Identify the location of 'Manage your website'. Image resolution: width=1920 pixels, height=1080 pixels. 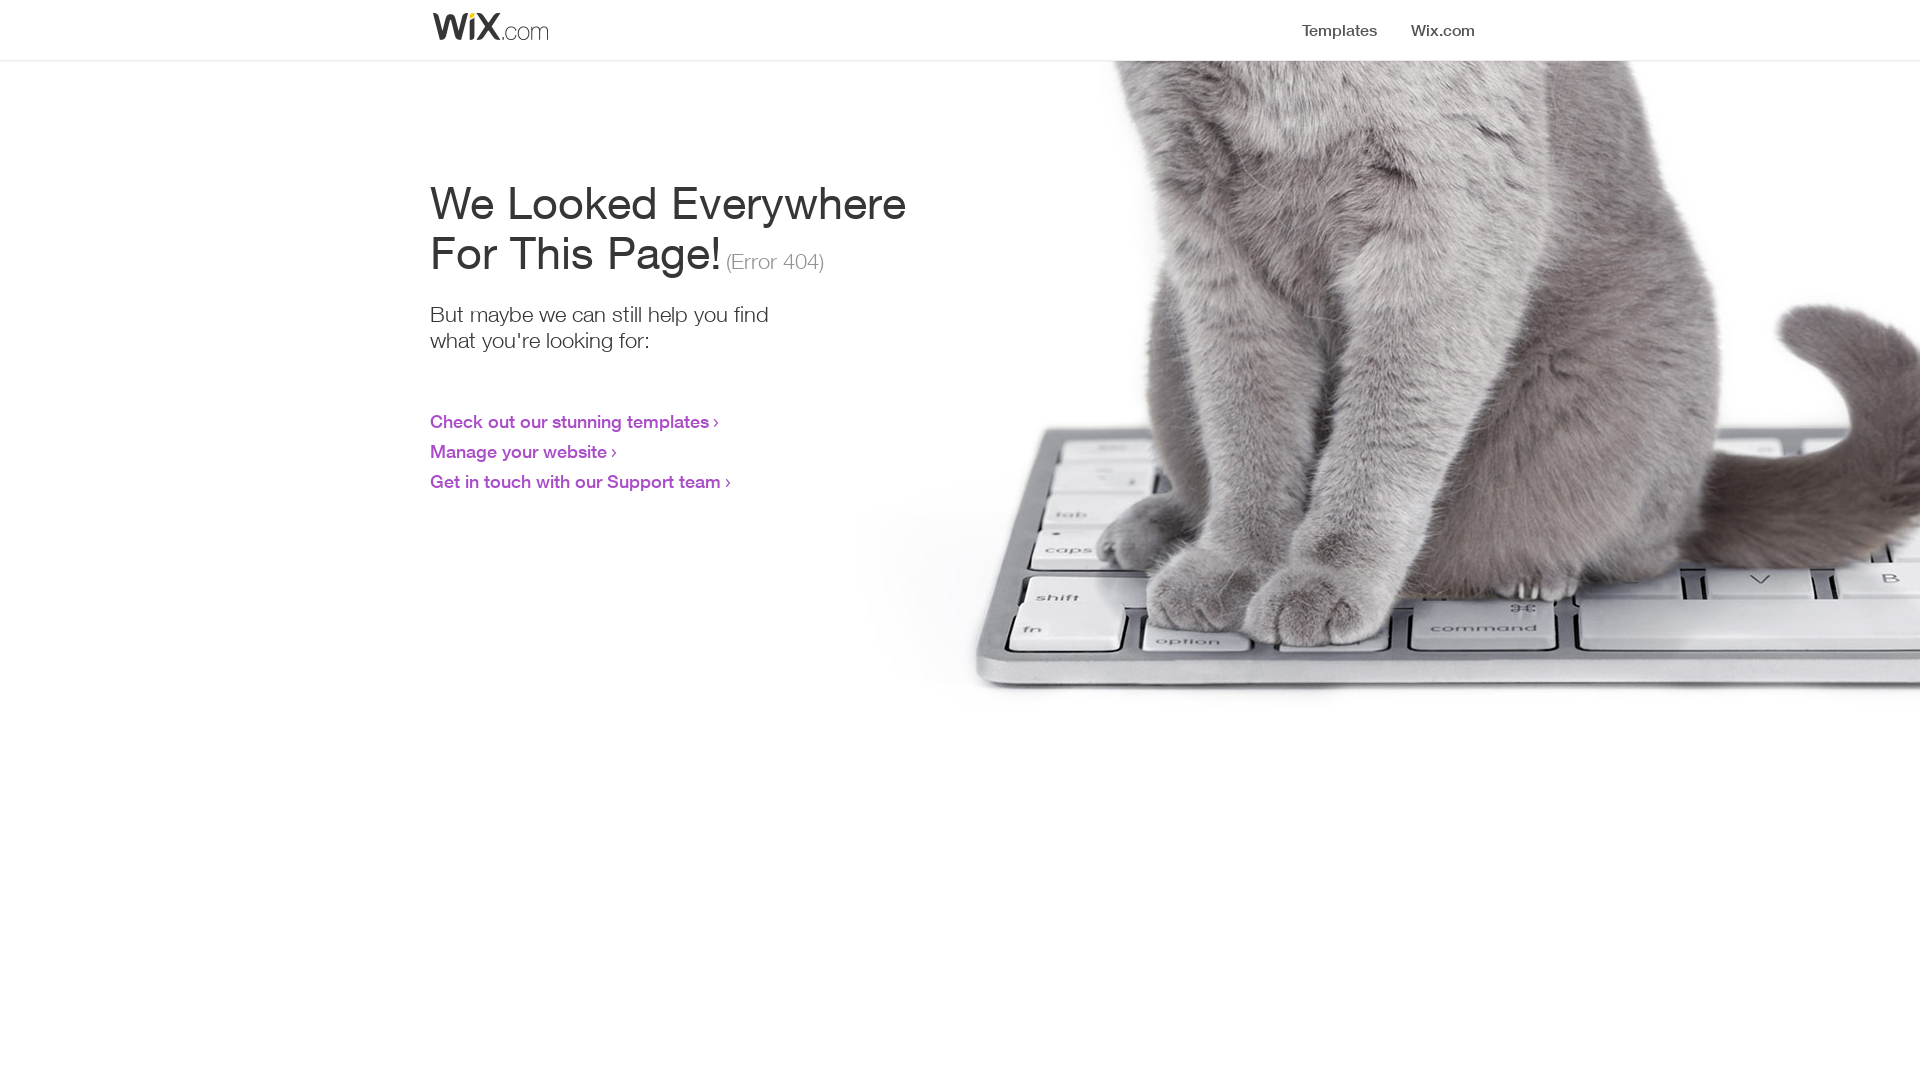
(518, 451).